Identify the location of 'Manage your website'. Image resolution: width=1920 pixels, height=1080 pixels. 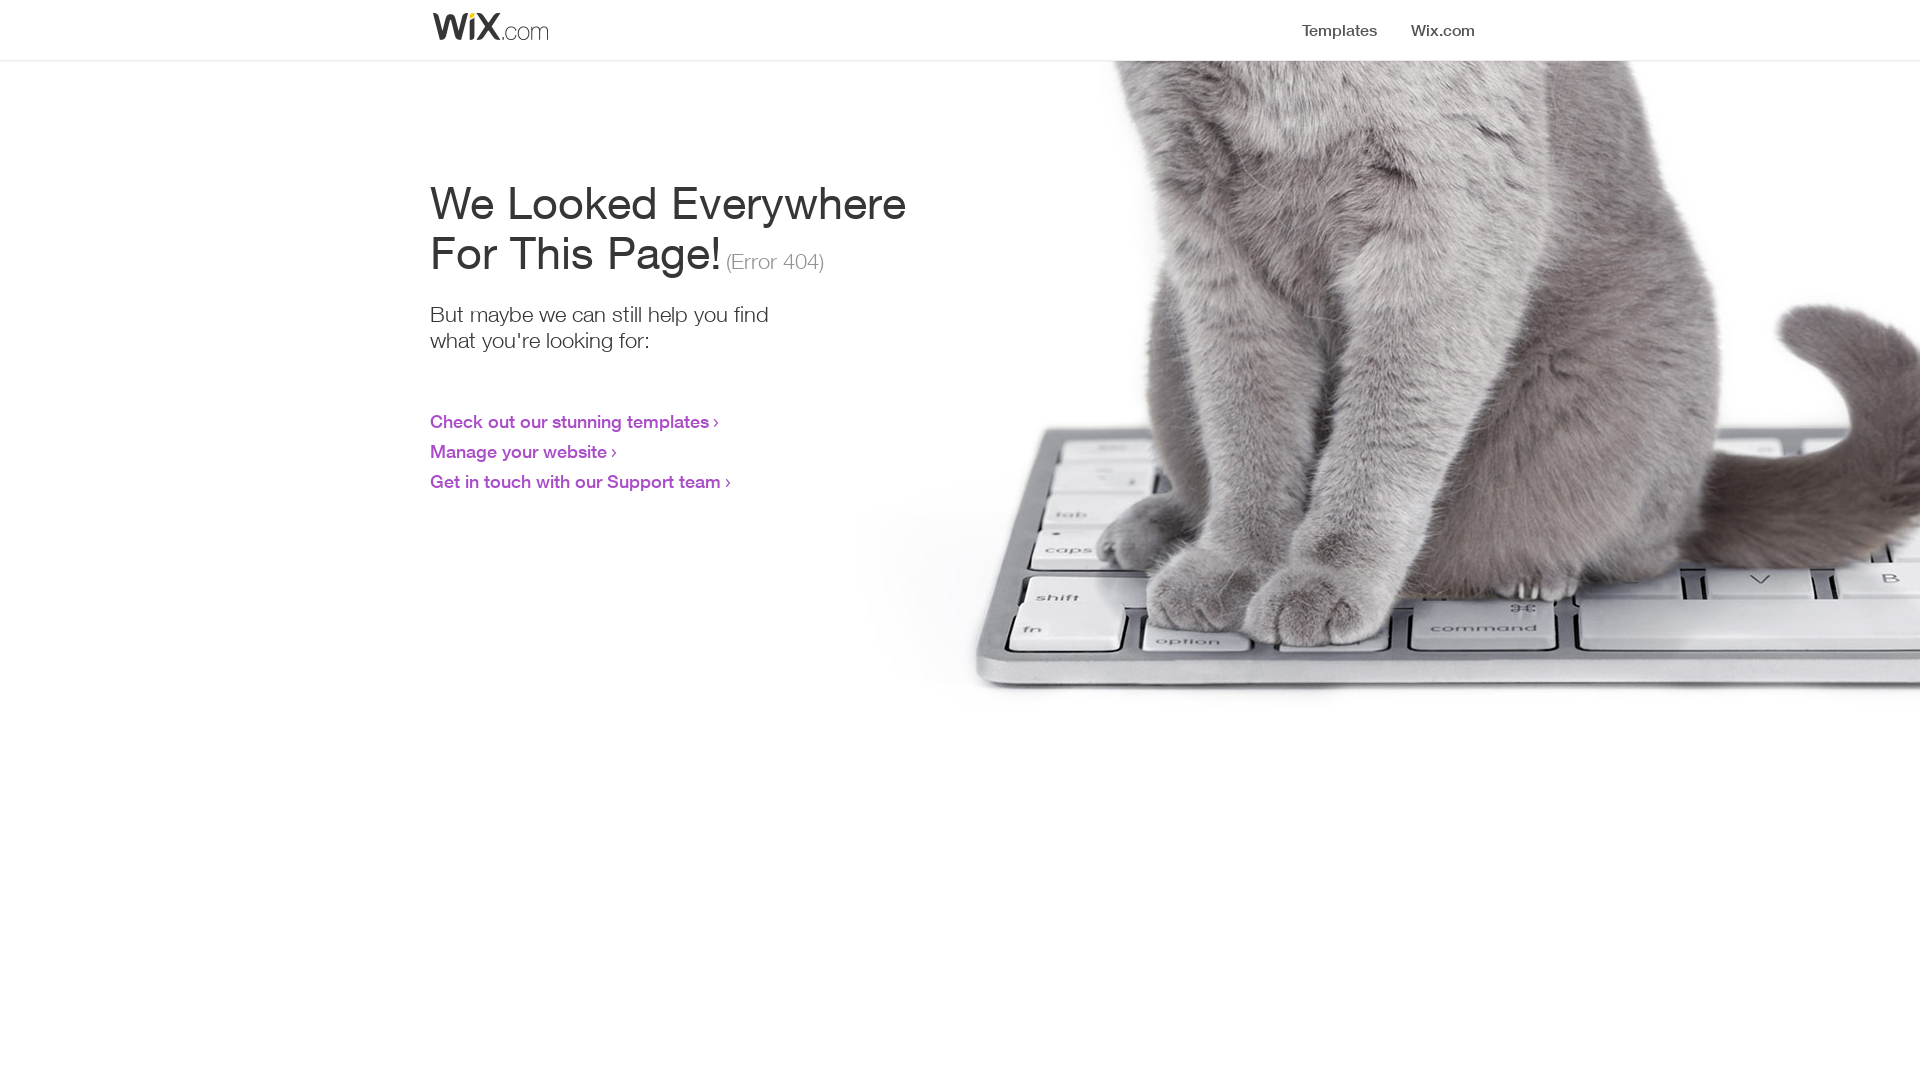
(518, 451).